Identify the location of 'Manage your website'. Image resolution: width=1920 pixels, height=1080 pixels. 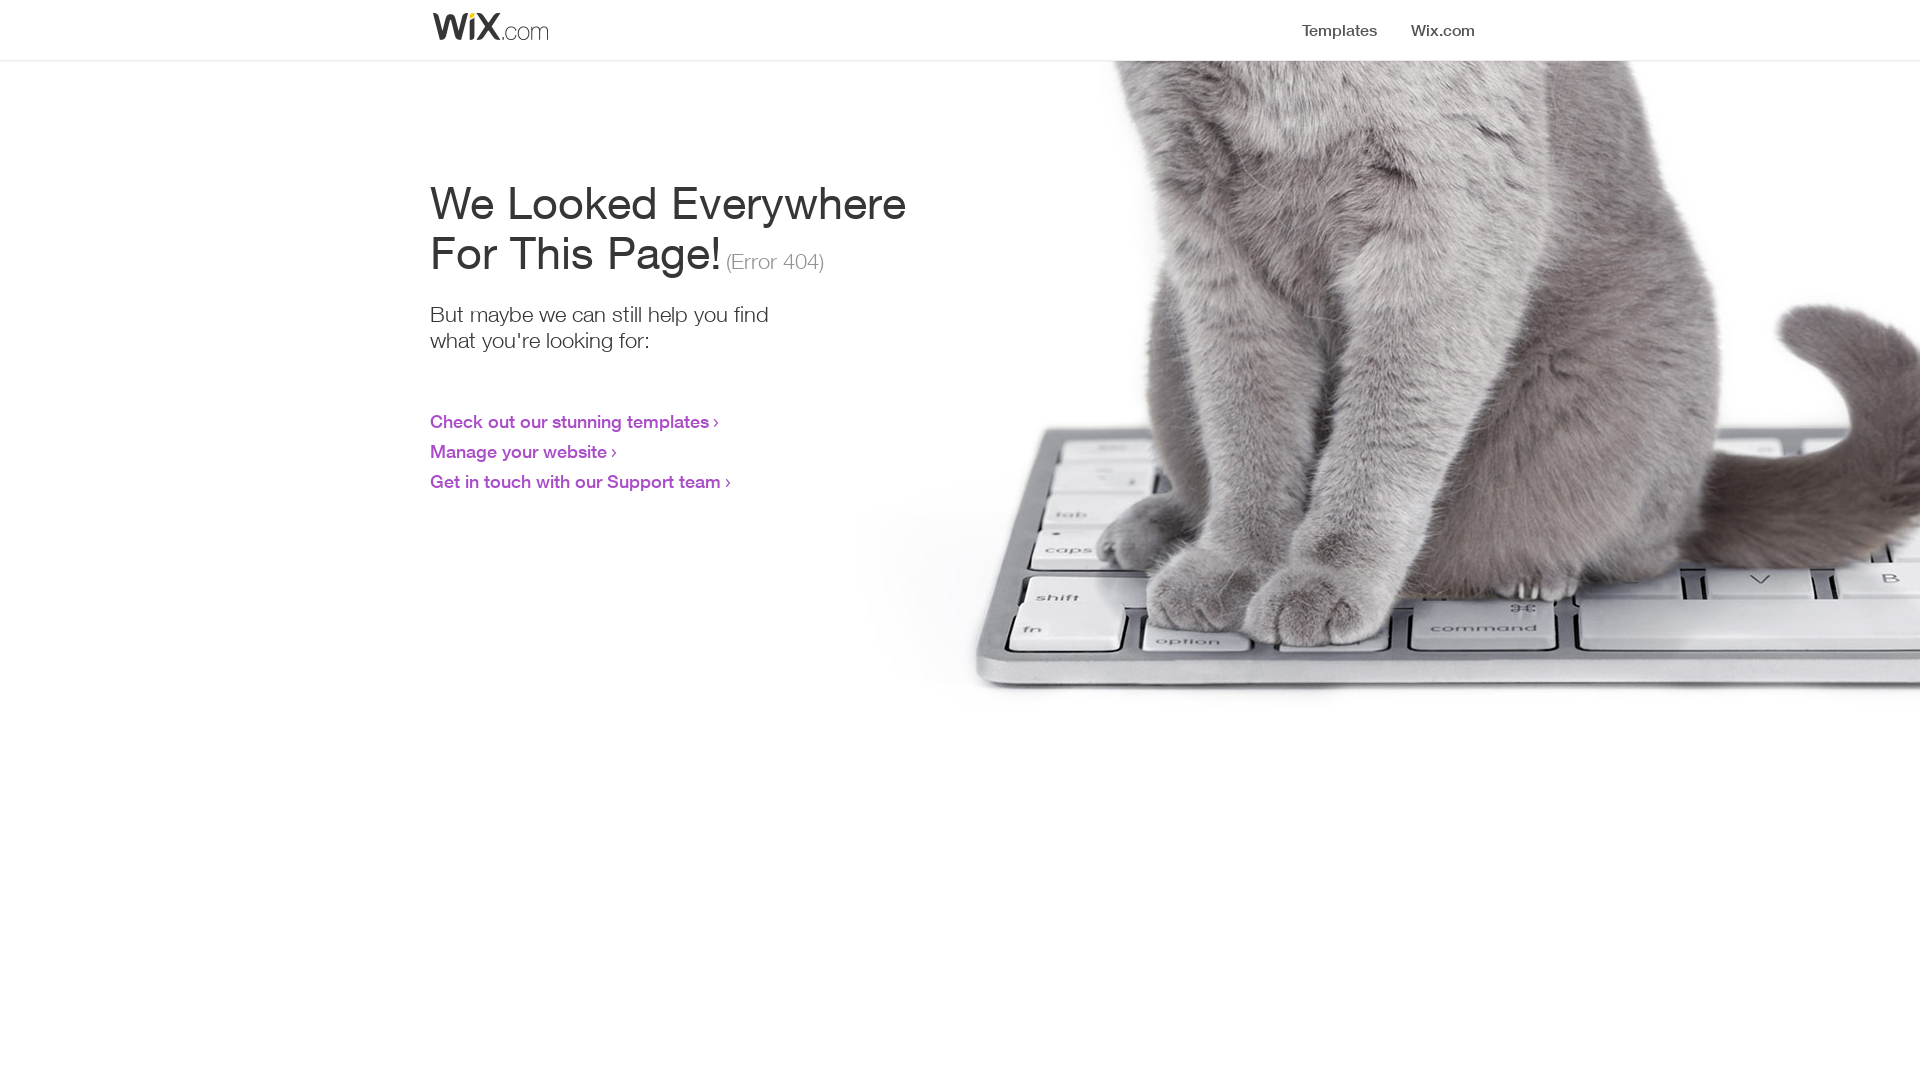
(518, 451).